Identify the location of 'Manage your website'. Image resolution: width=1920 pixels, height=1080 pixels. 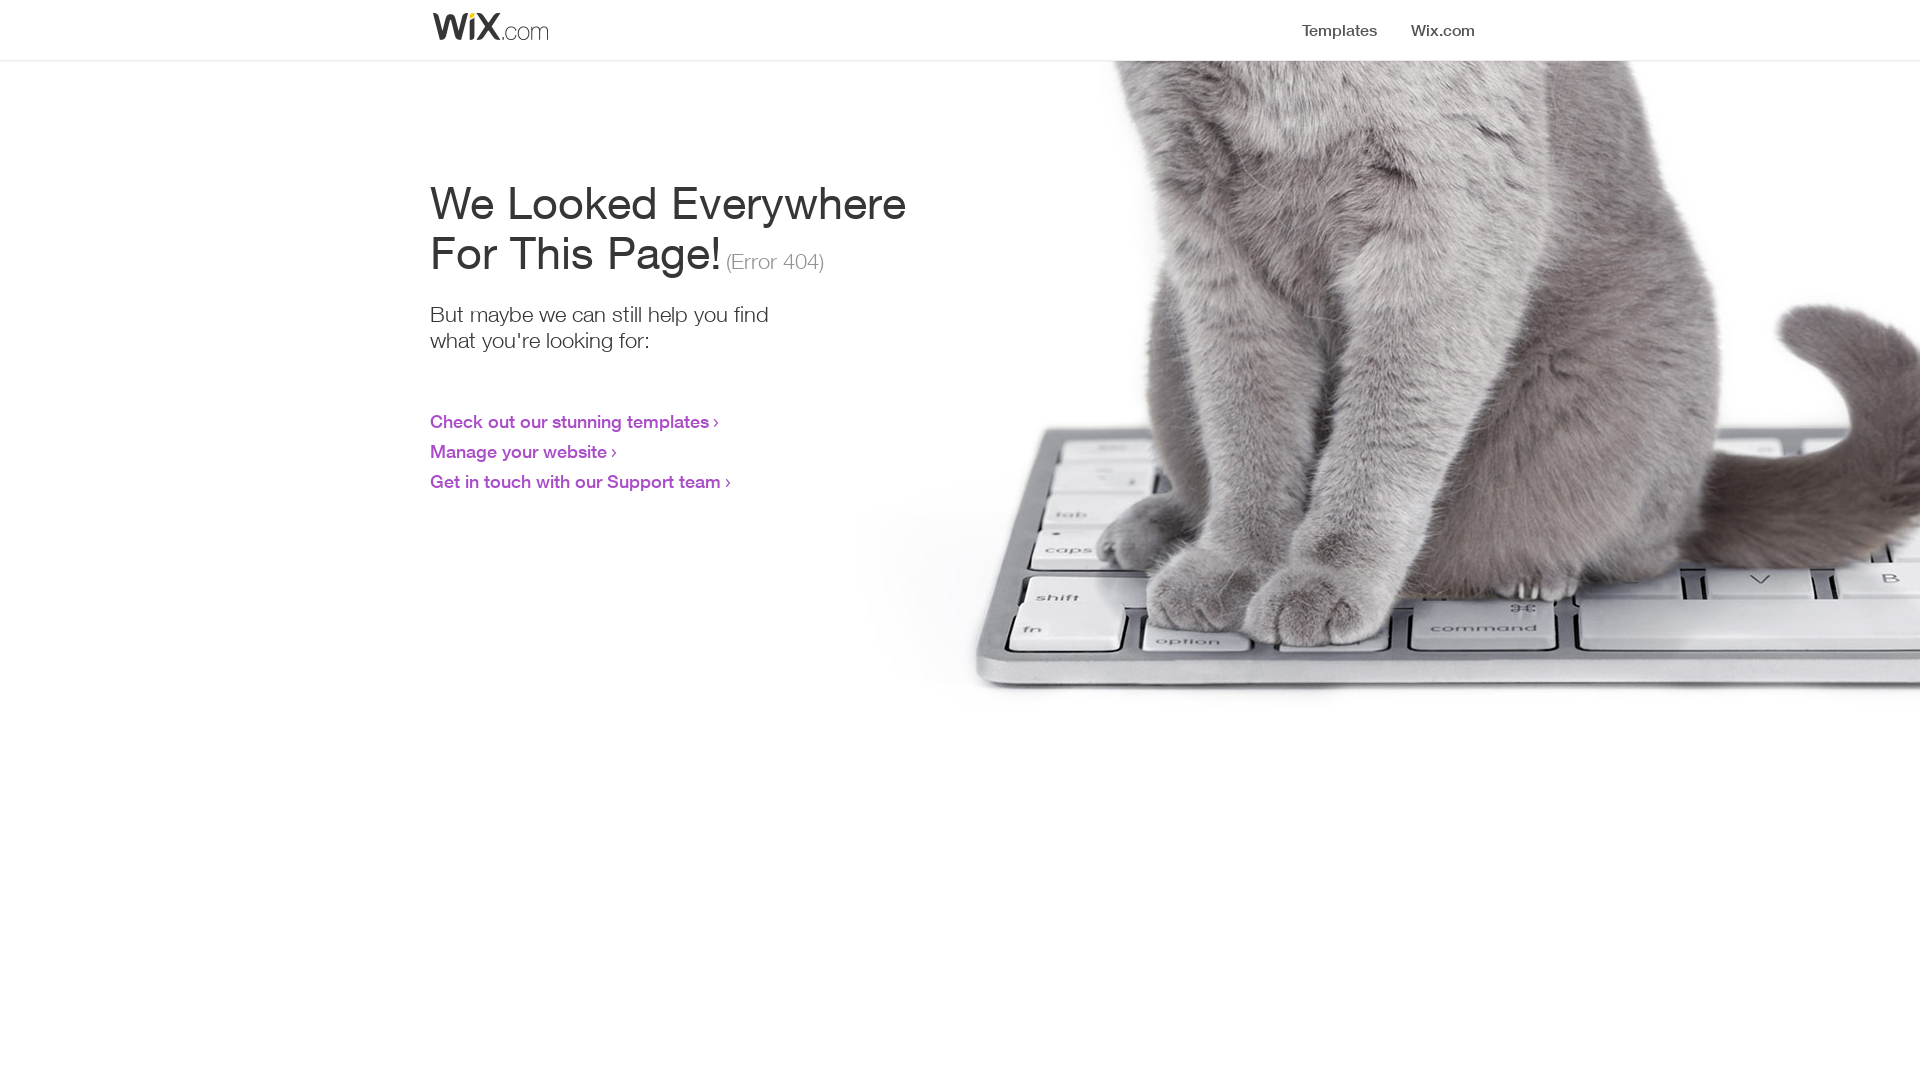
(518, 451).